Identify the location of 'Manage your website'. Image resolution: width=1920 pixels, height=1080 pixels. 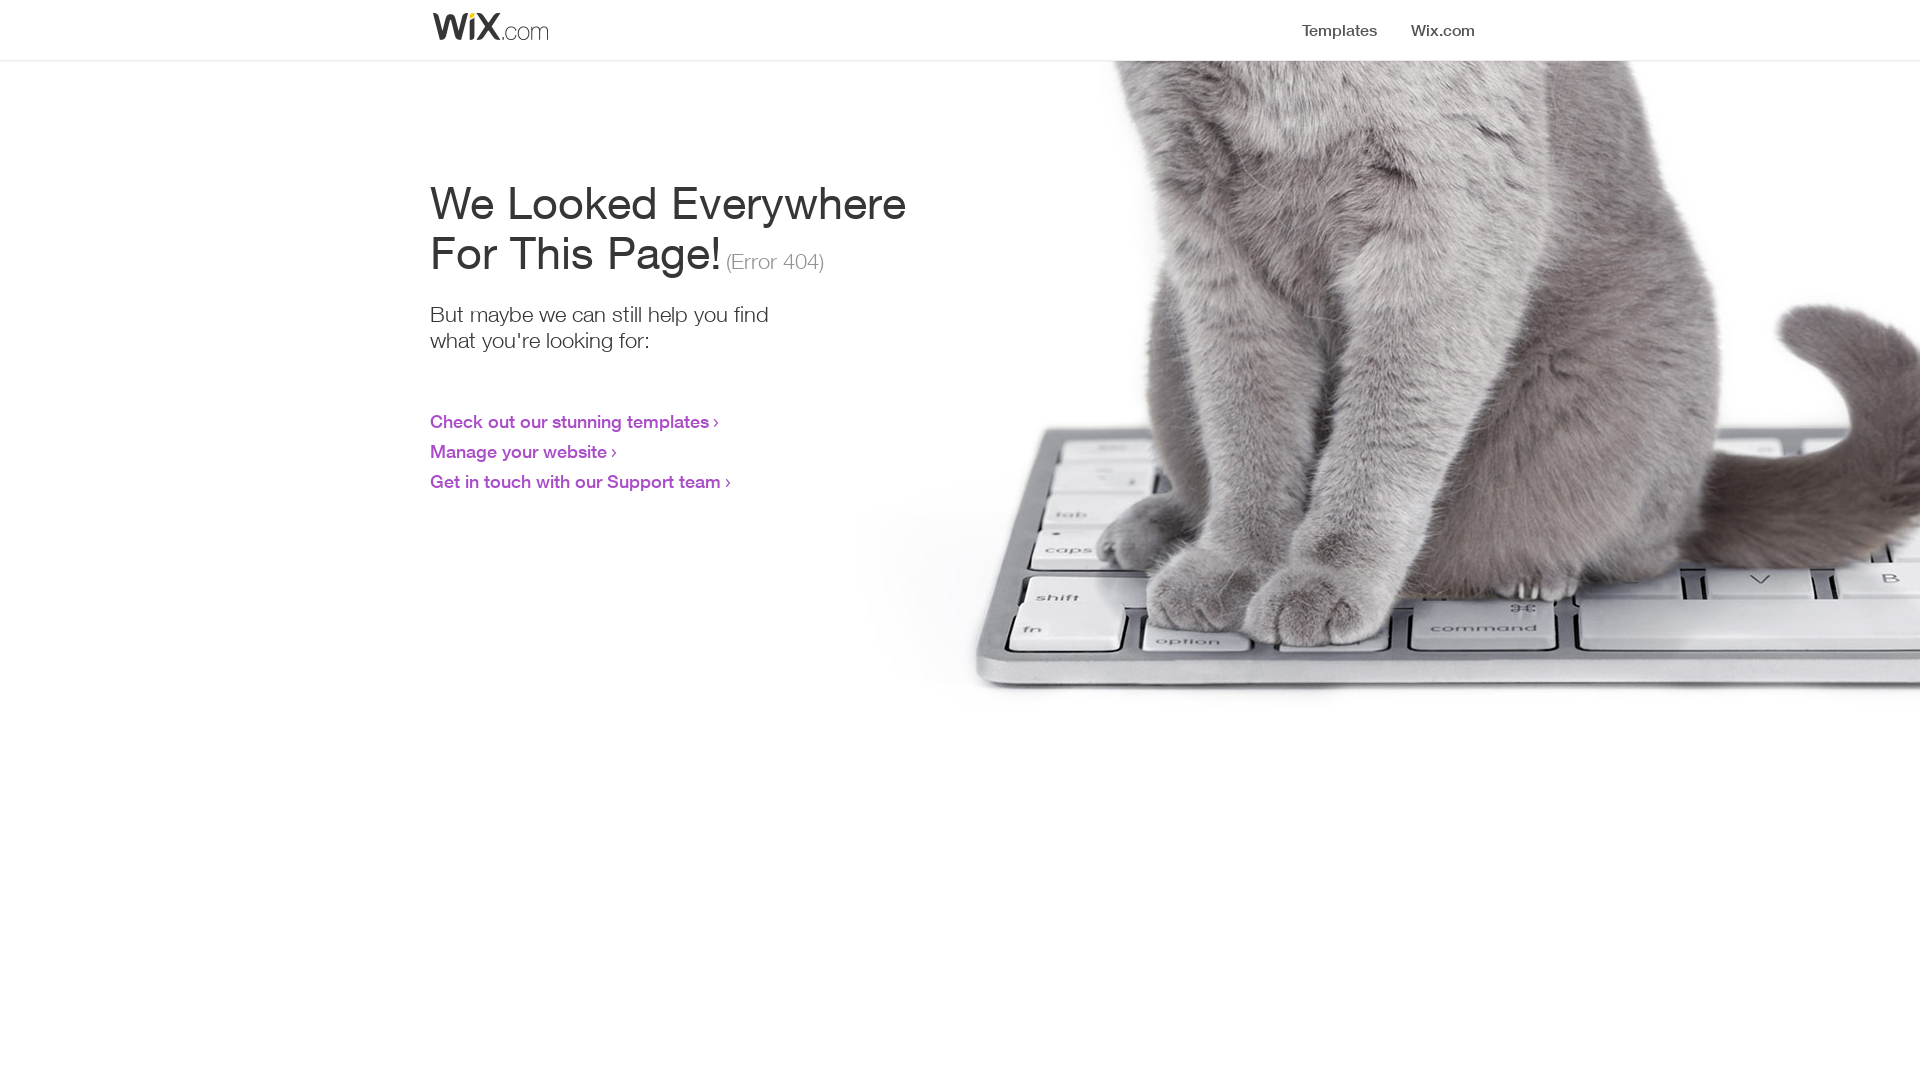
(518, 451).